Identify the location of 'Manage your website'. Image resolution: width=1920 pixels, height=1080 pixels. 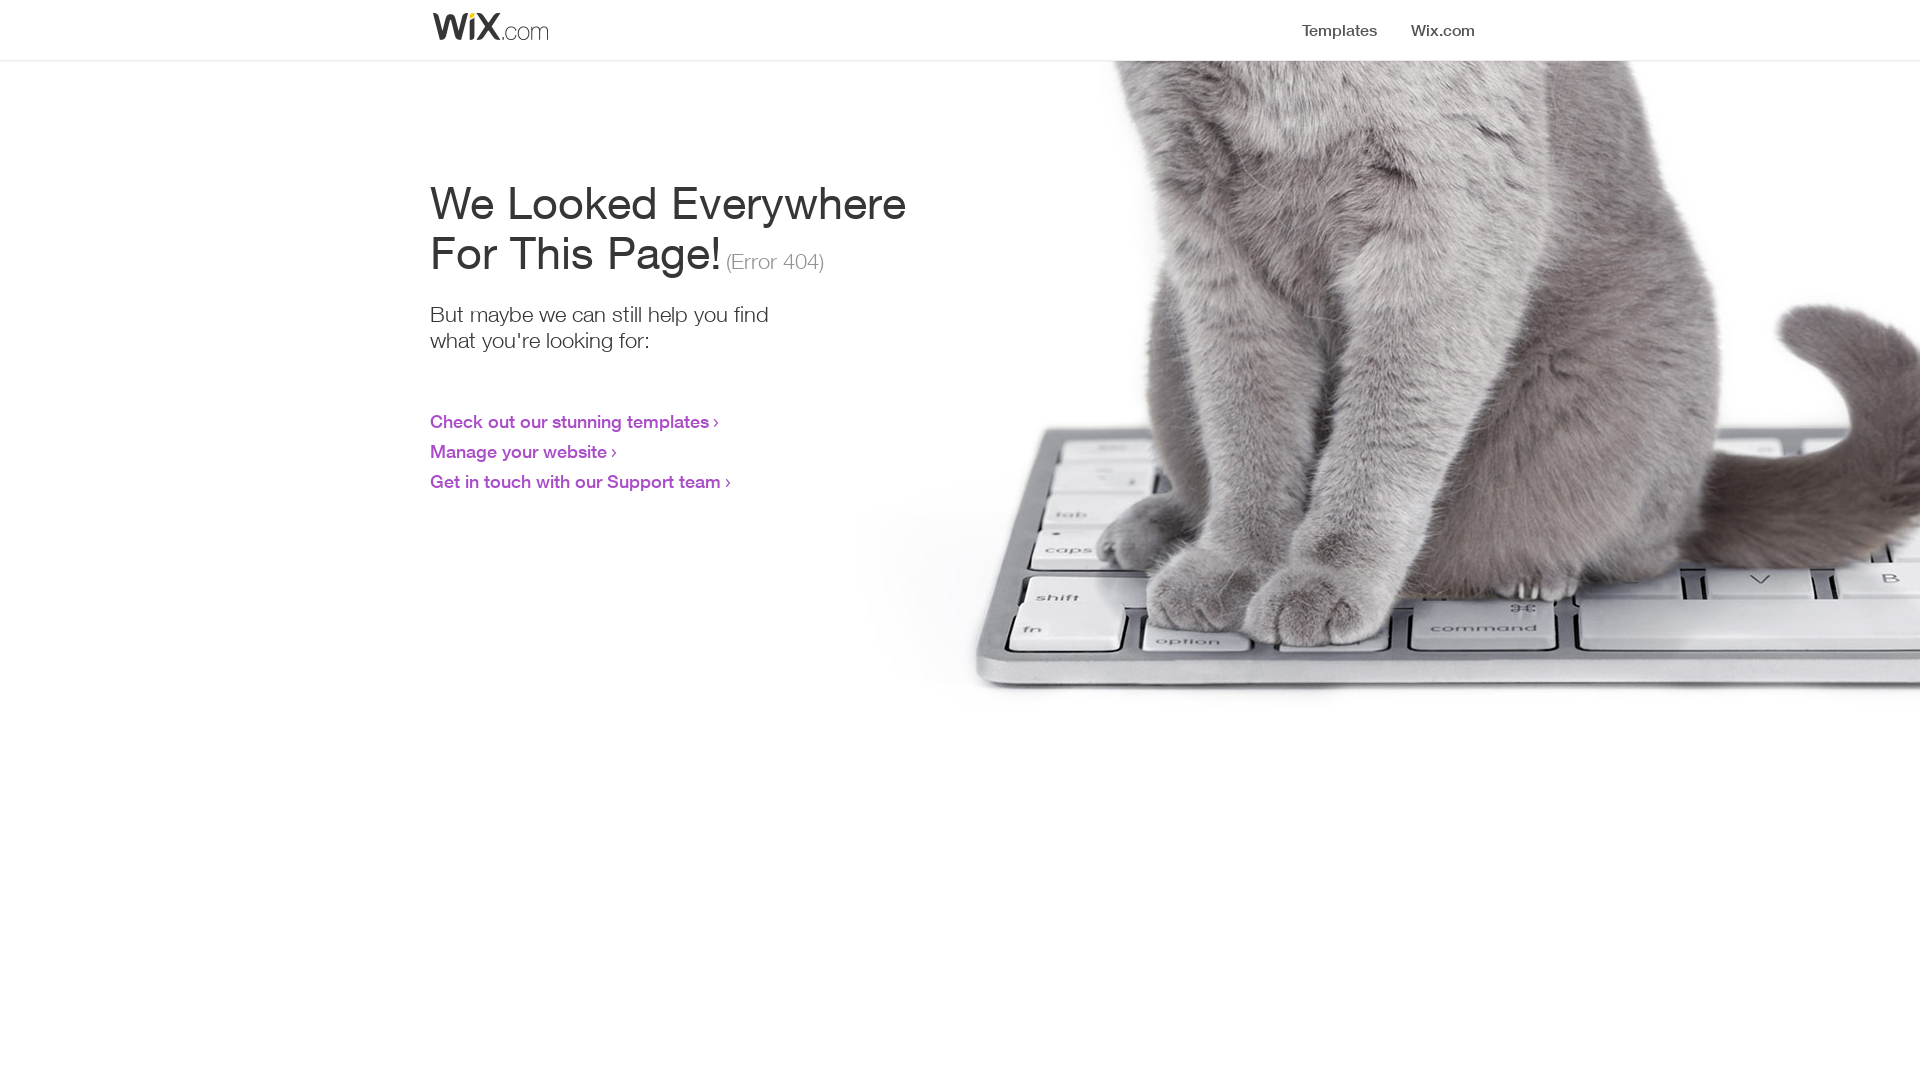
(518, 451).